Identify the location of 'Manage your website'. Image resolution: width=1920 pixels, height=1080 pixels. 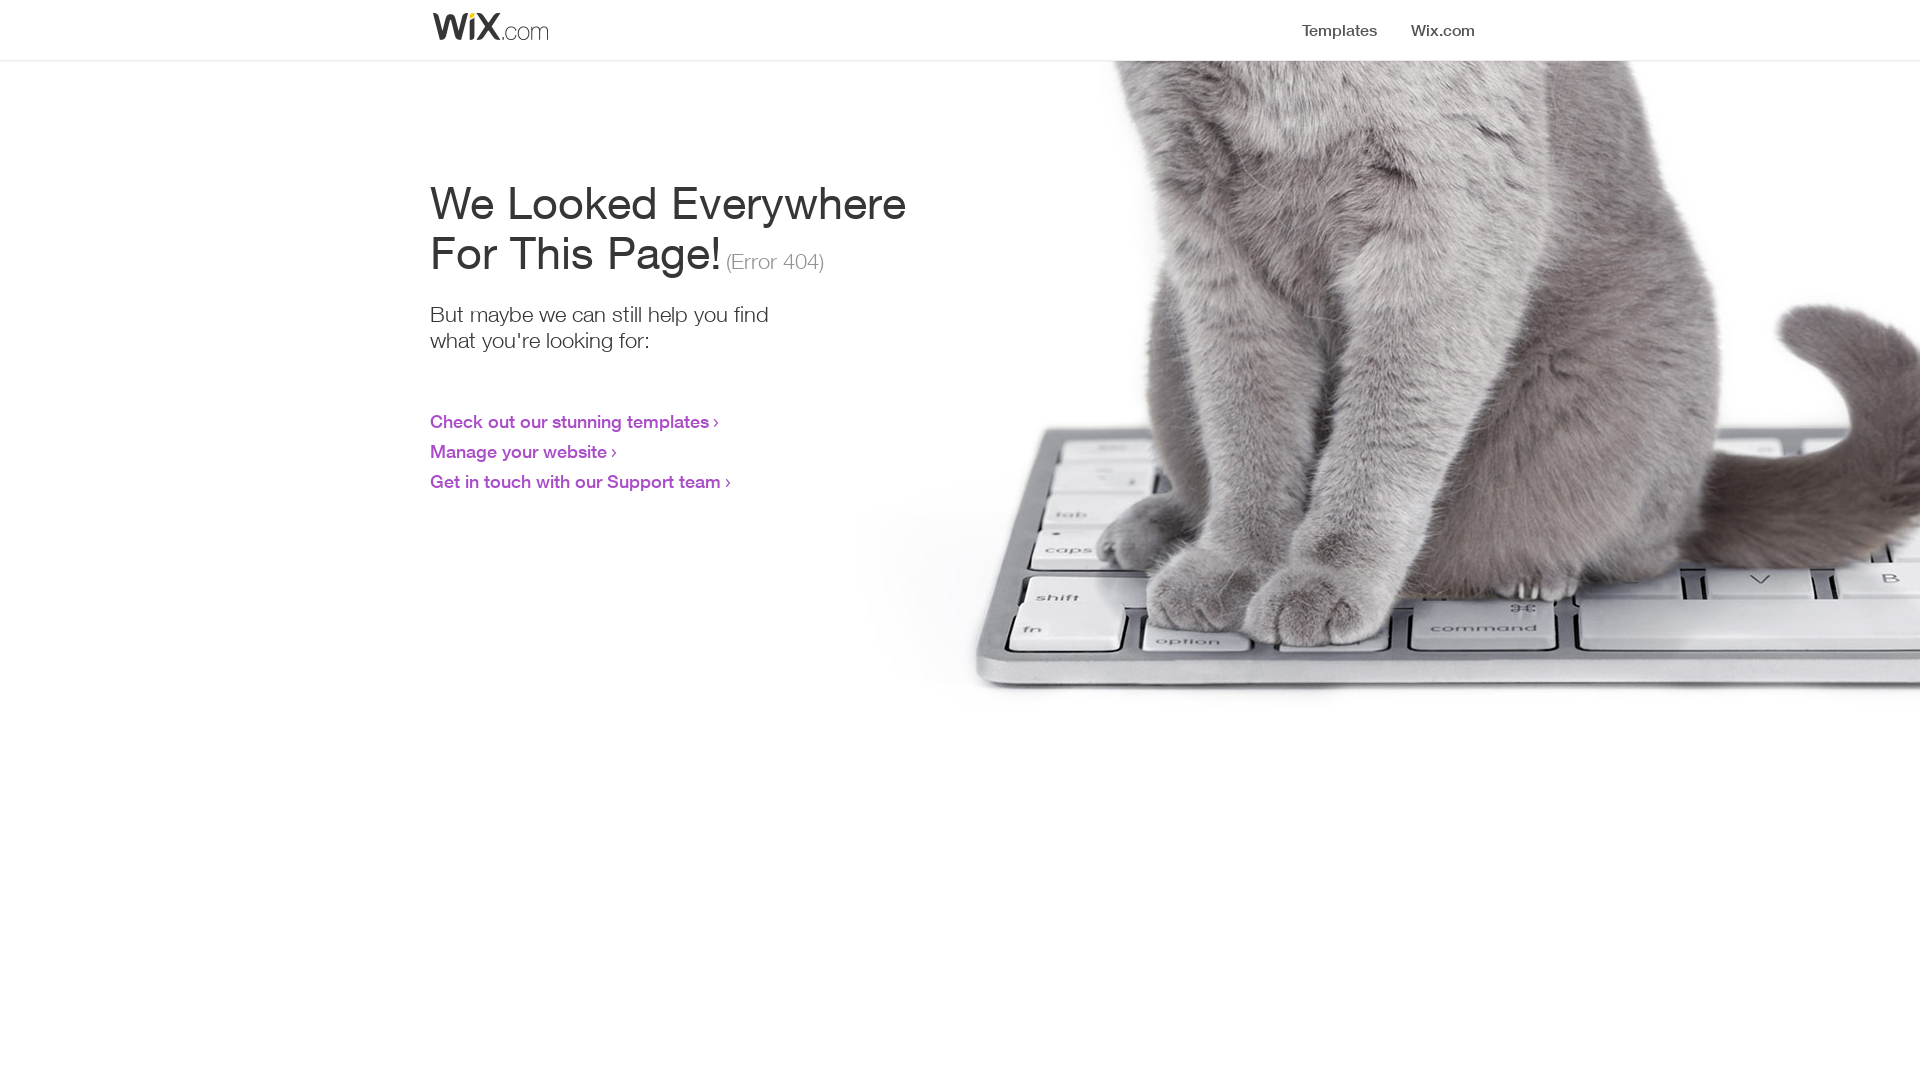
(518, 451).